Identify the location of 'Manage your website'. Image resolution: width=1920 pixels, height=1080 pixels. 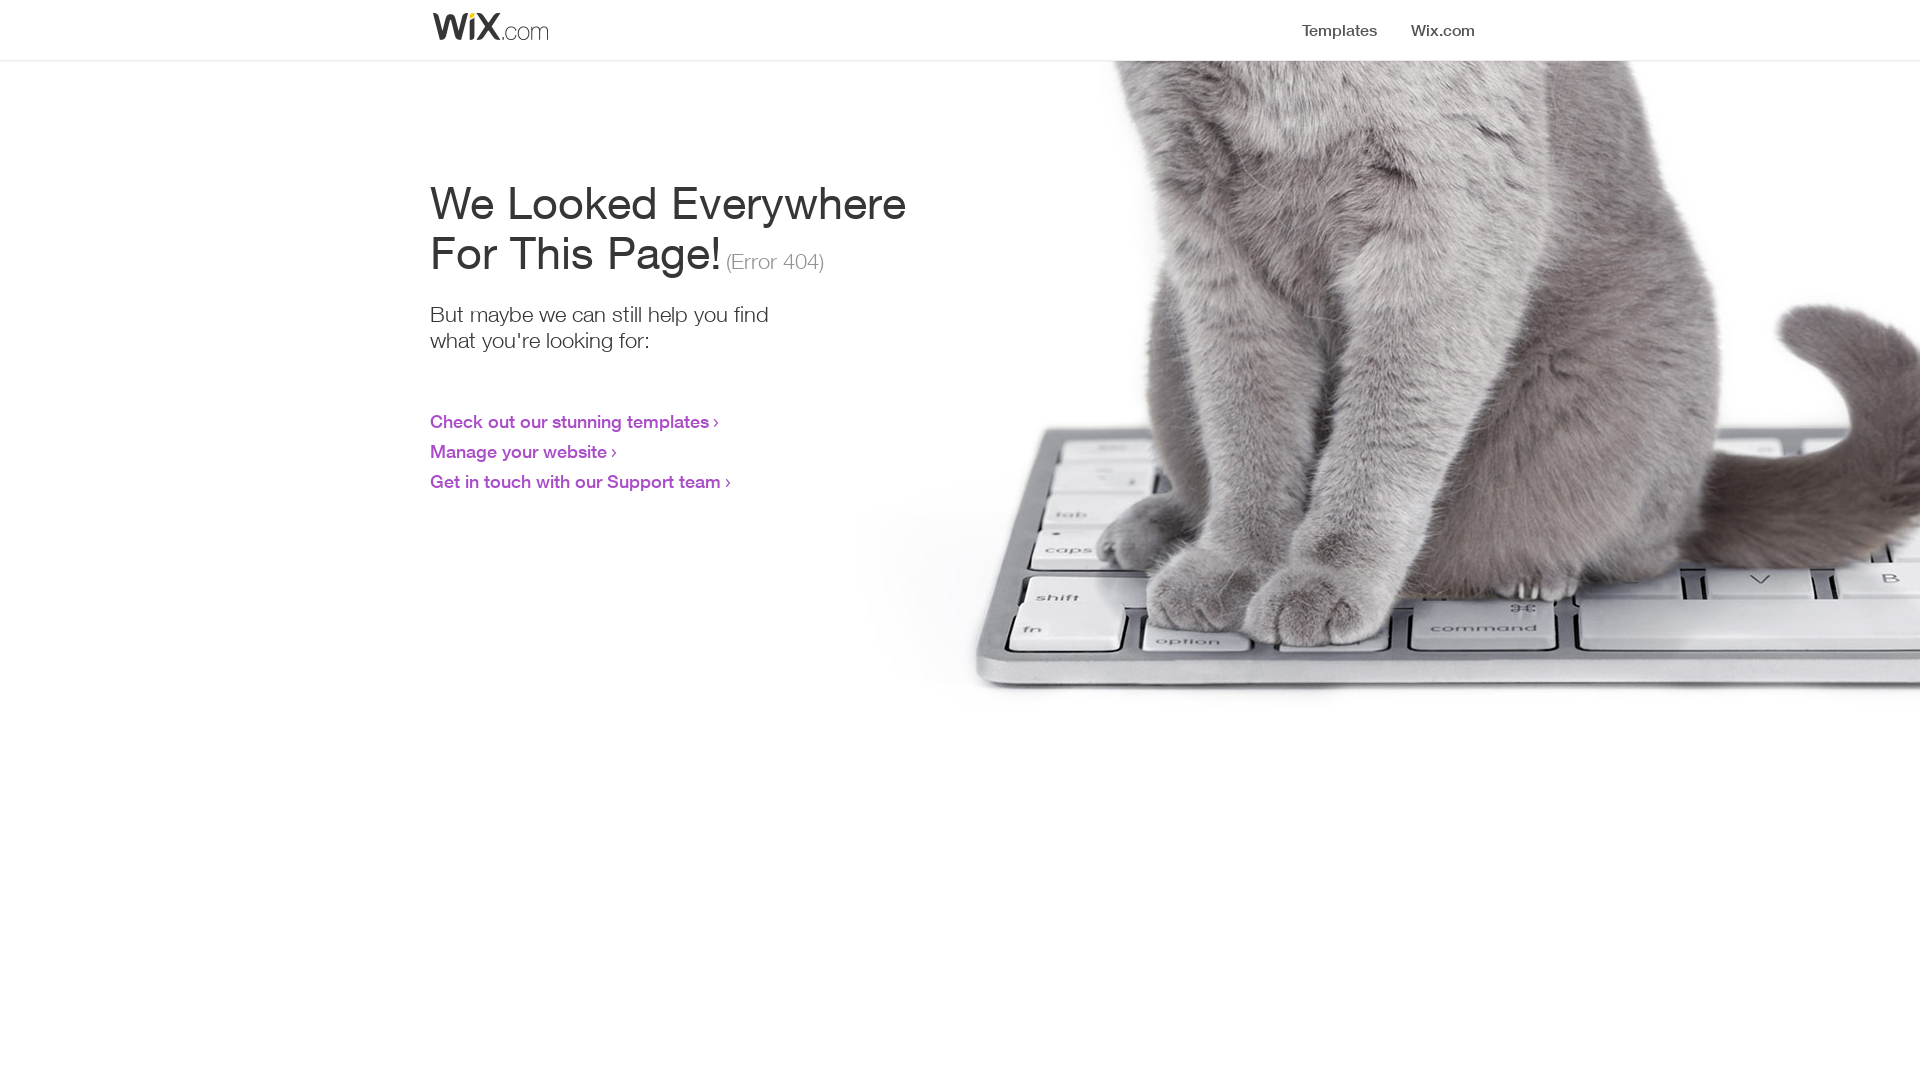
(518, 451).